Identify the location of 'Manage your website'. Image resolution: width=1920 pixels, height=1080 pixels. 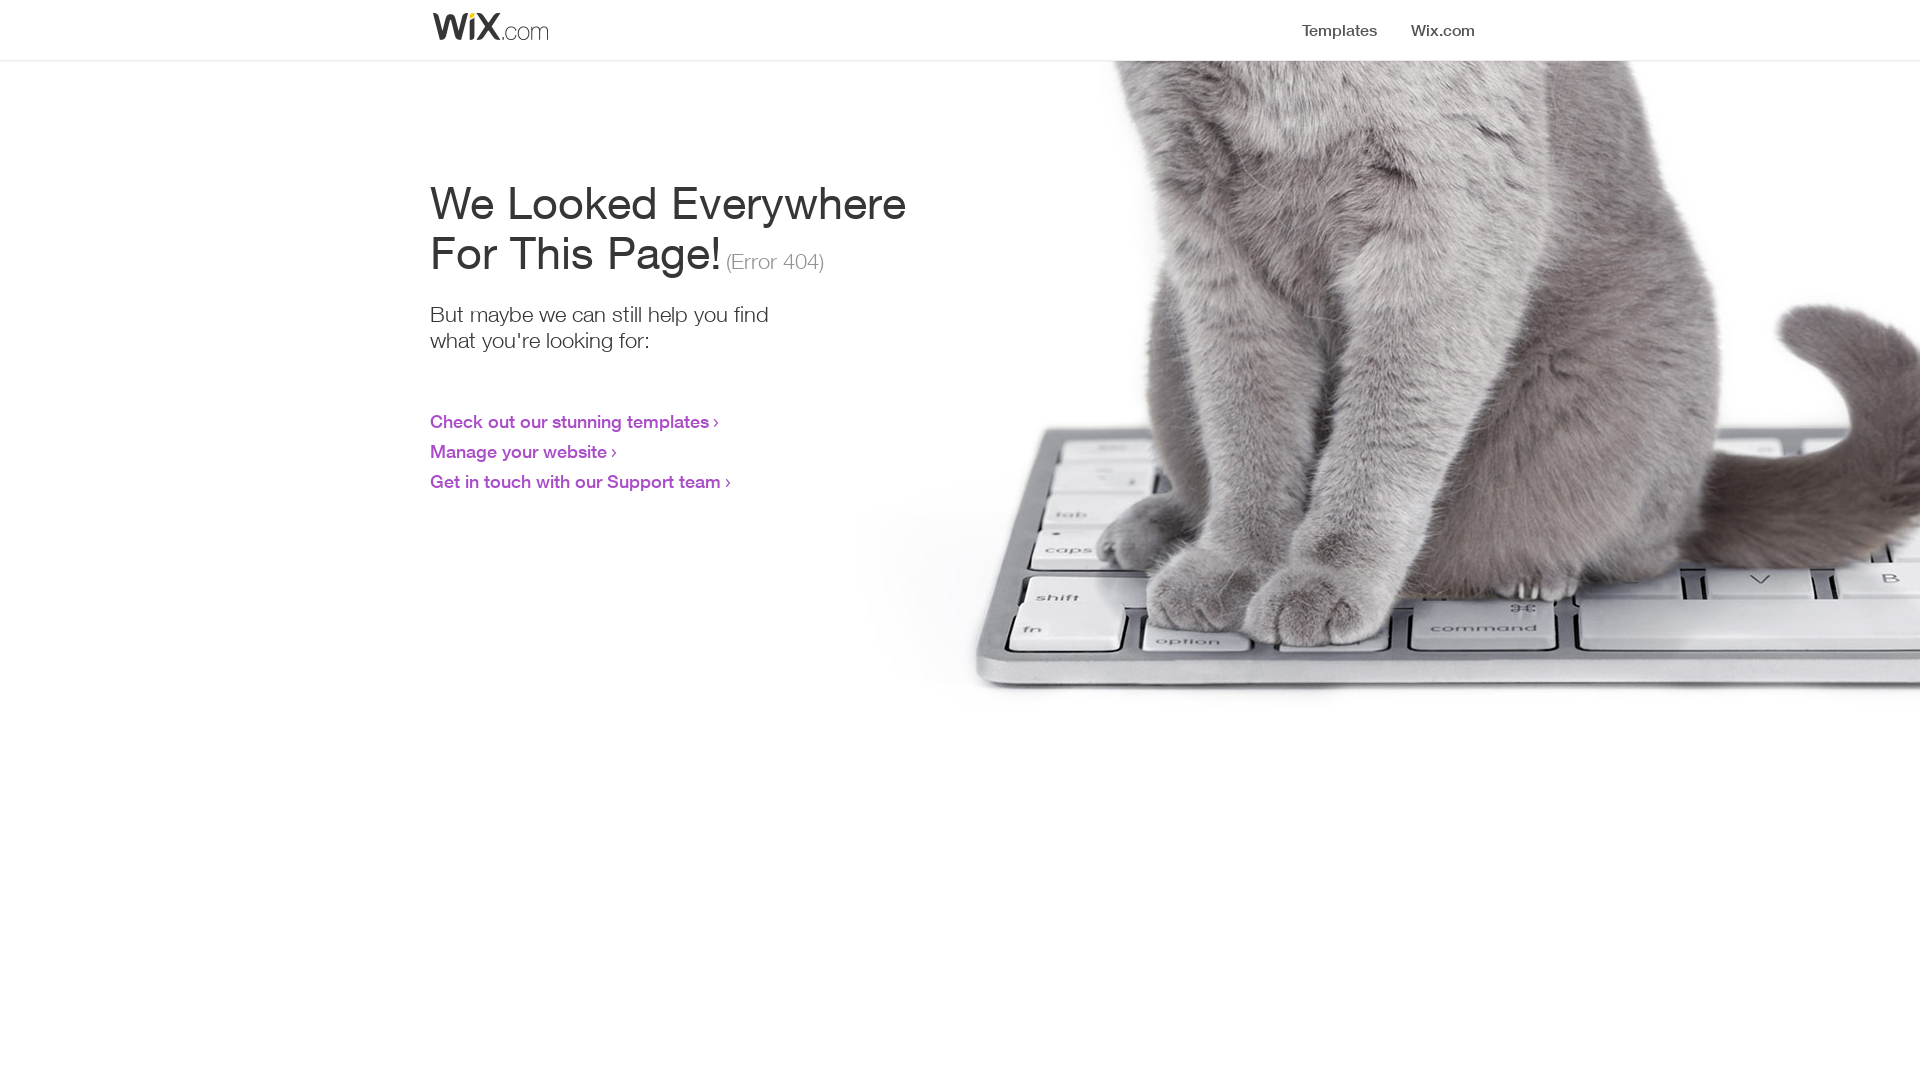
(518, 451).